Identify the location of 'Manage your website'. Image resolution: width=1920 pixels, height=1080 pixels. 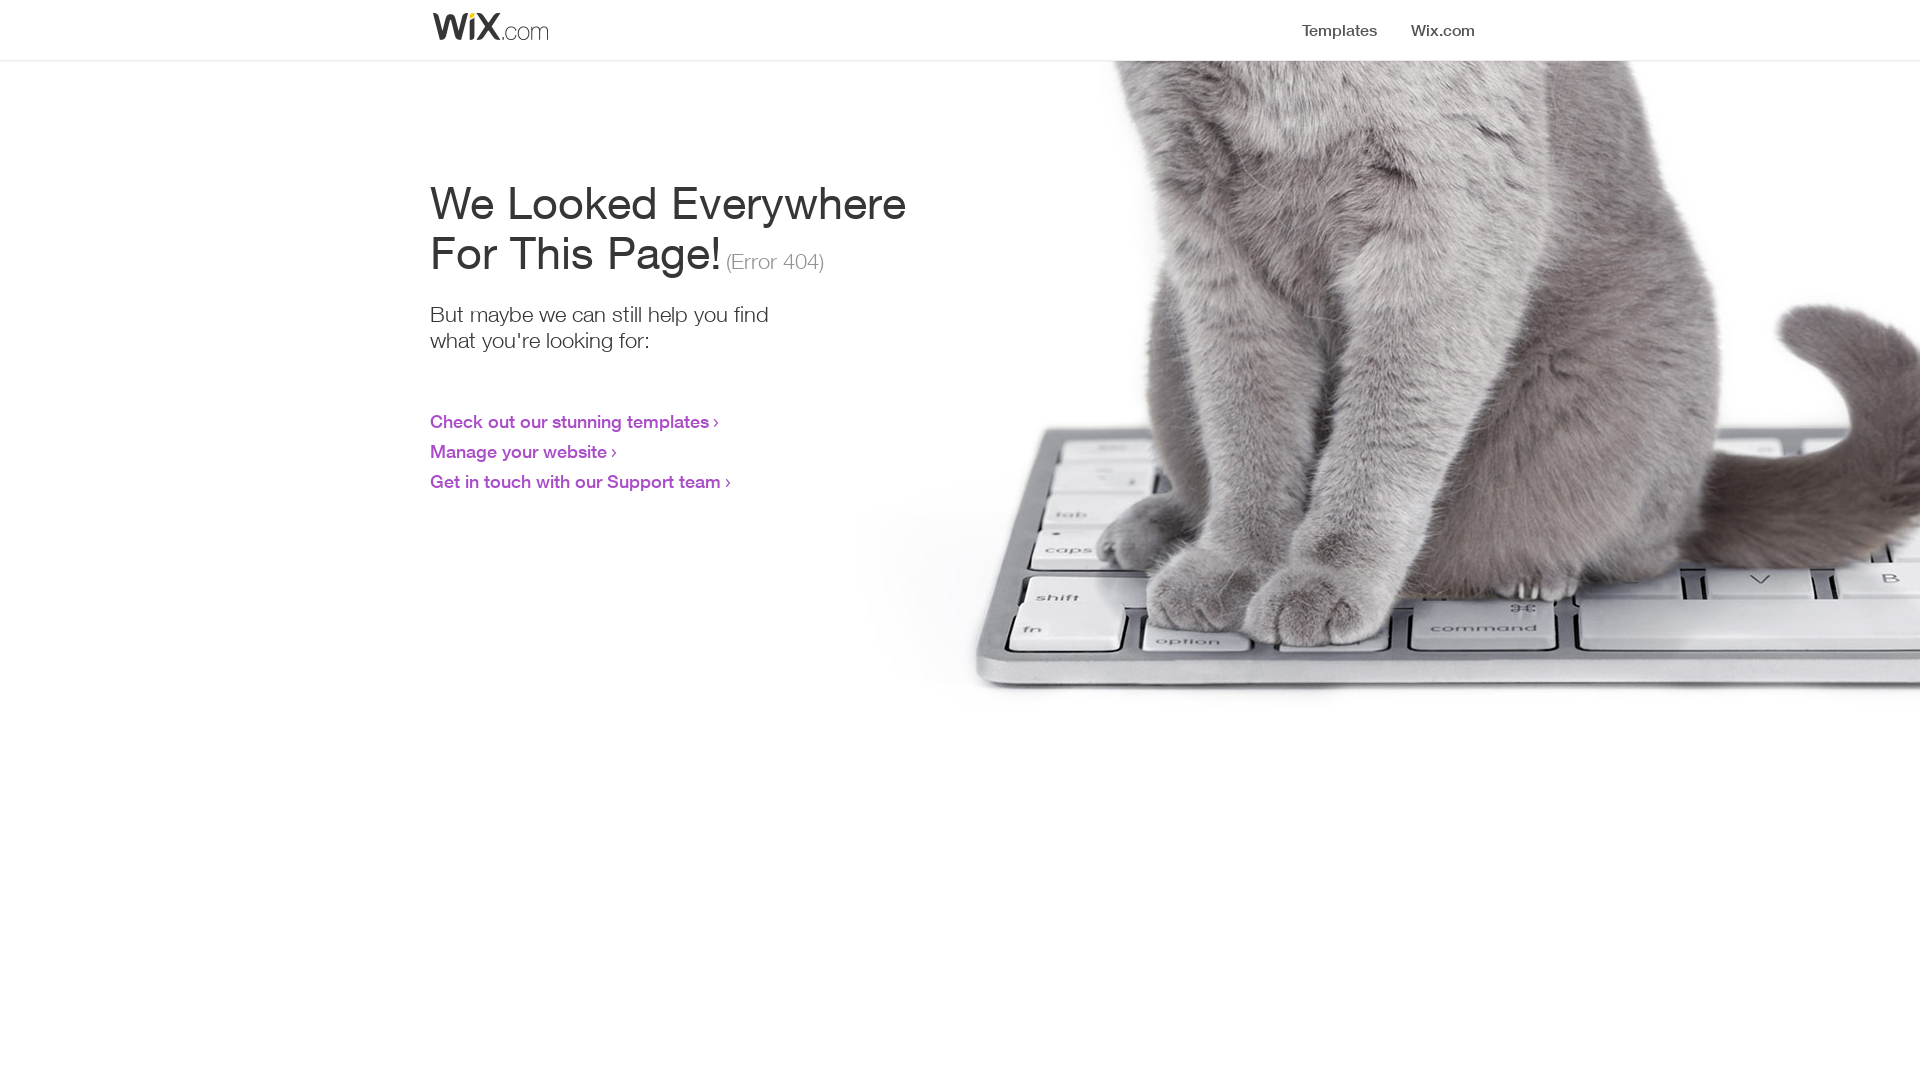
(518, 451).